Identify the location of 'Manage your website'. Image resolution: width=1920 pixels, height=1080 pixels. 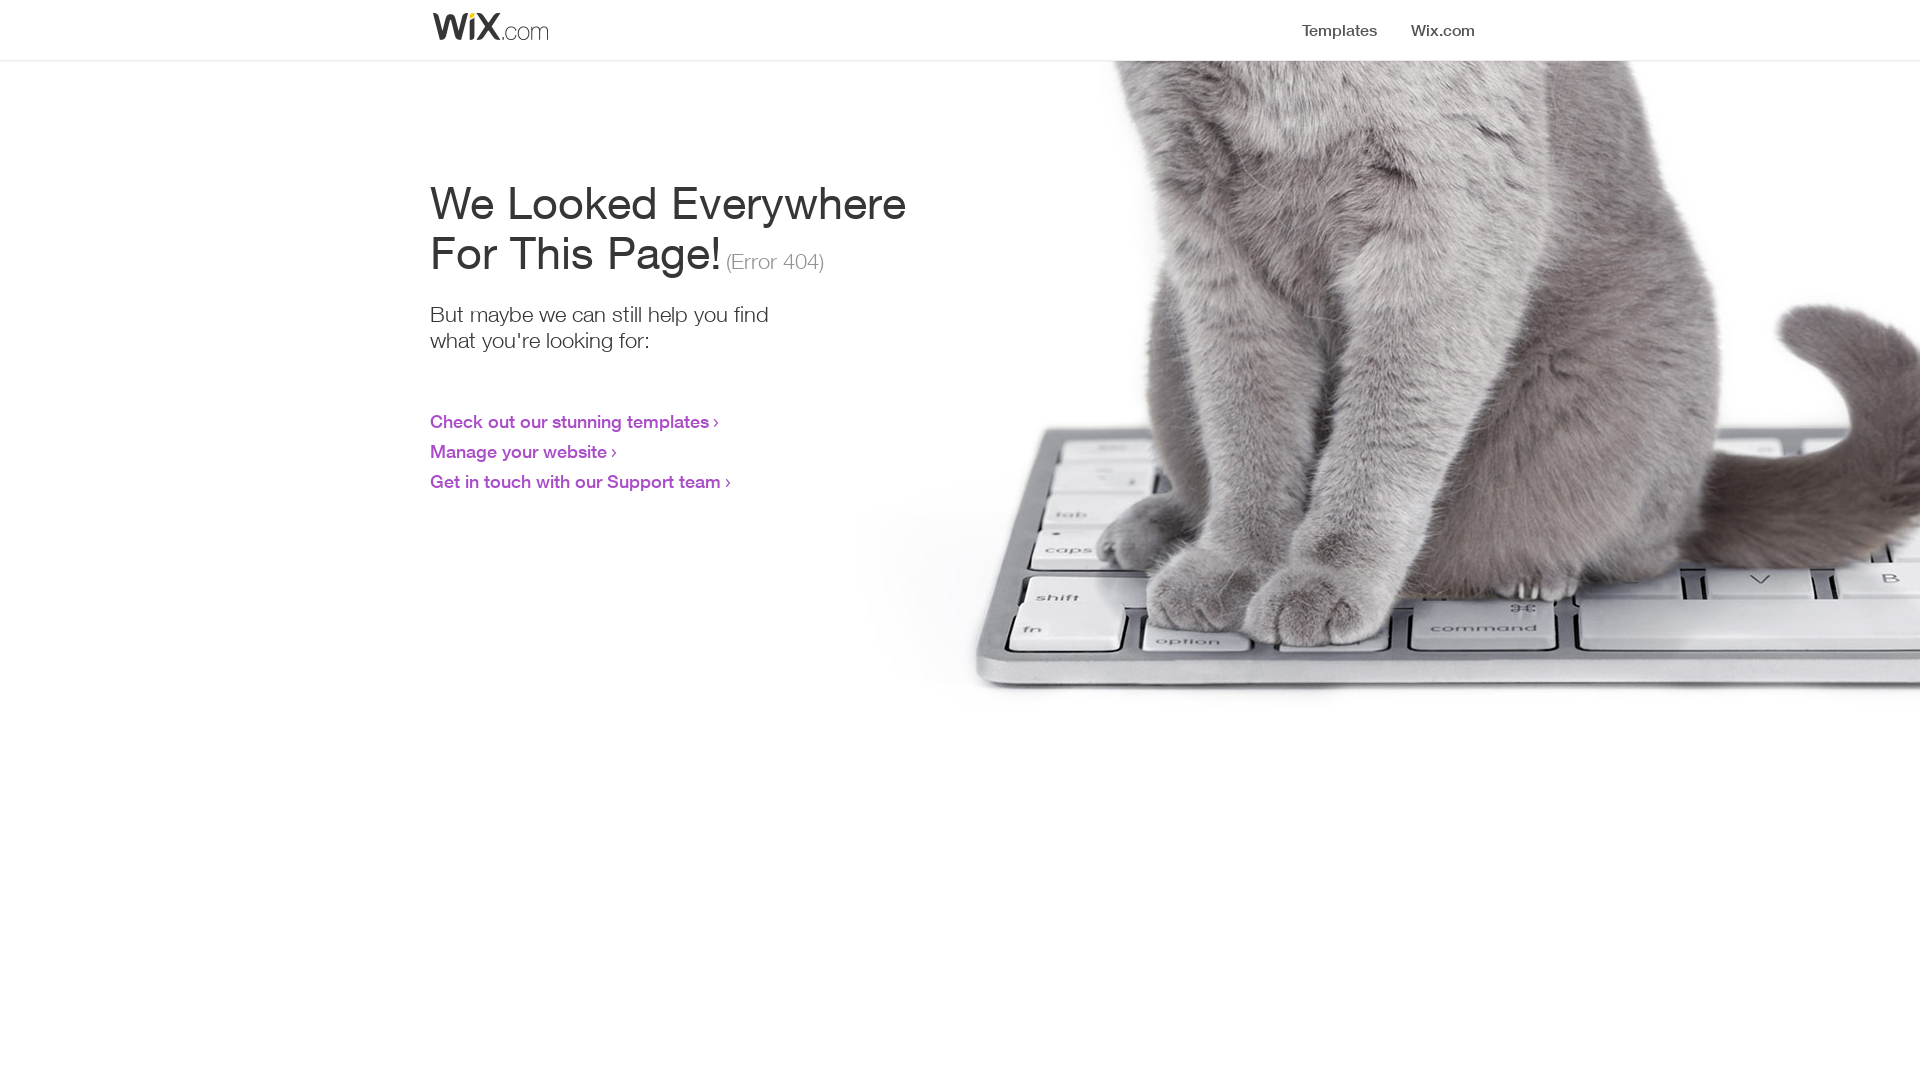
(518, 451).